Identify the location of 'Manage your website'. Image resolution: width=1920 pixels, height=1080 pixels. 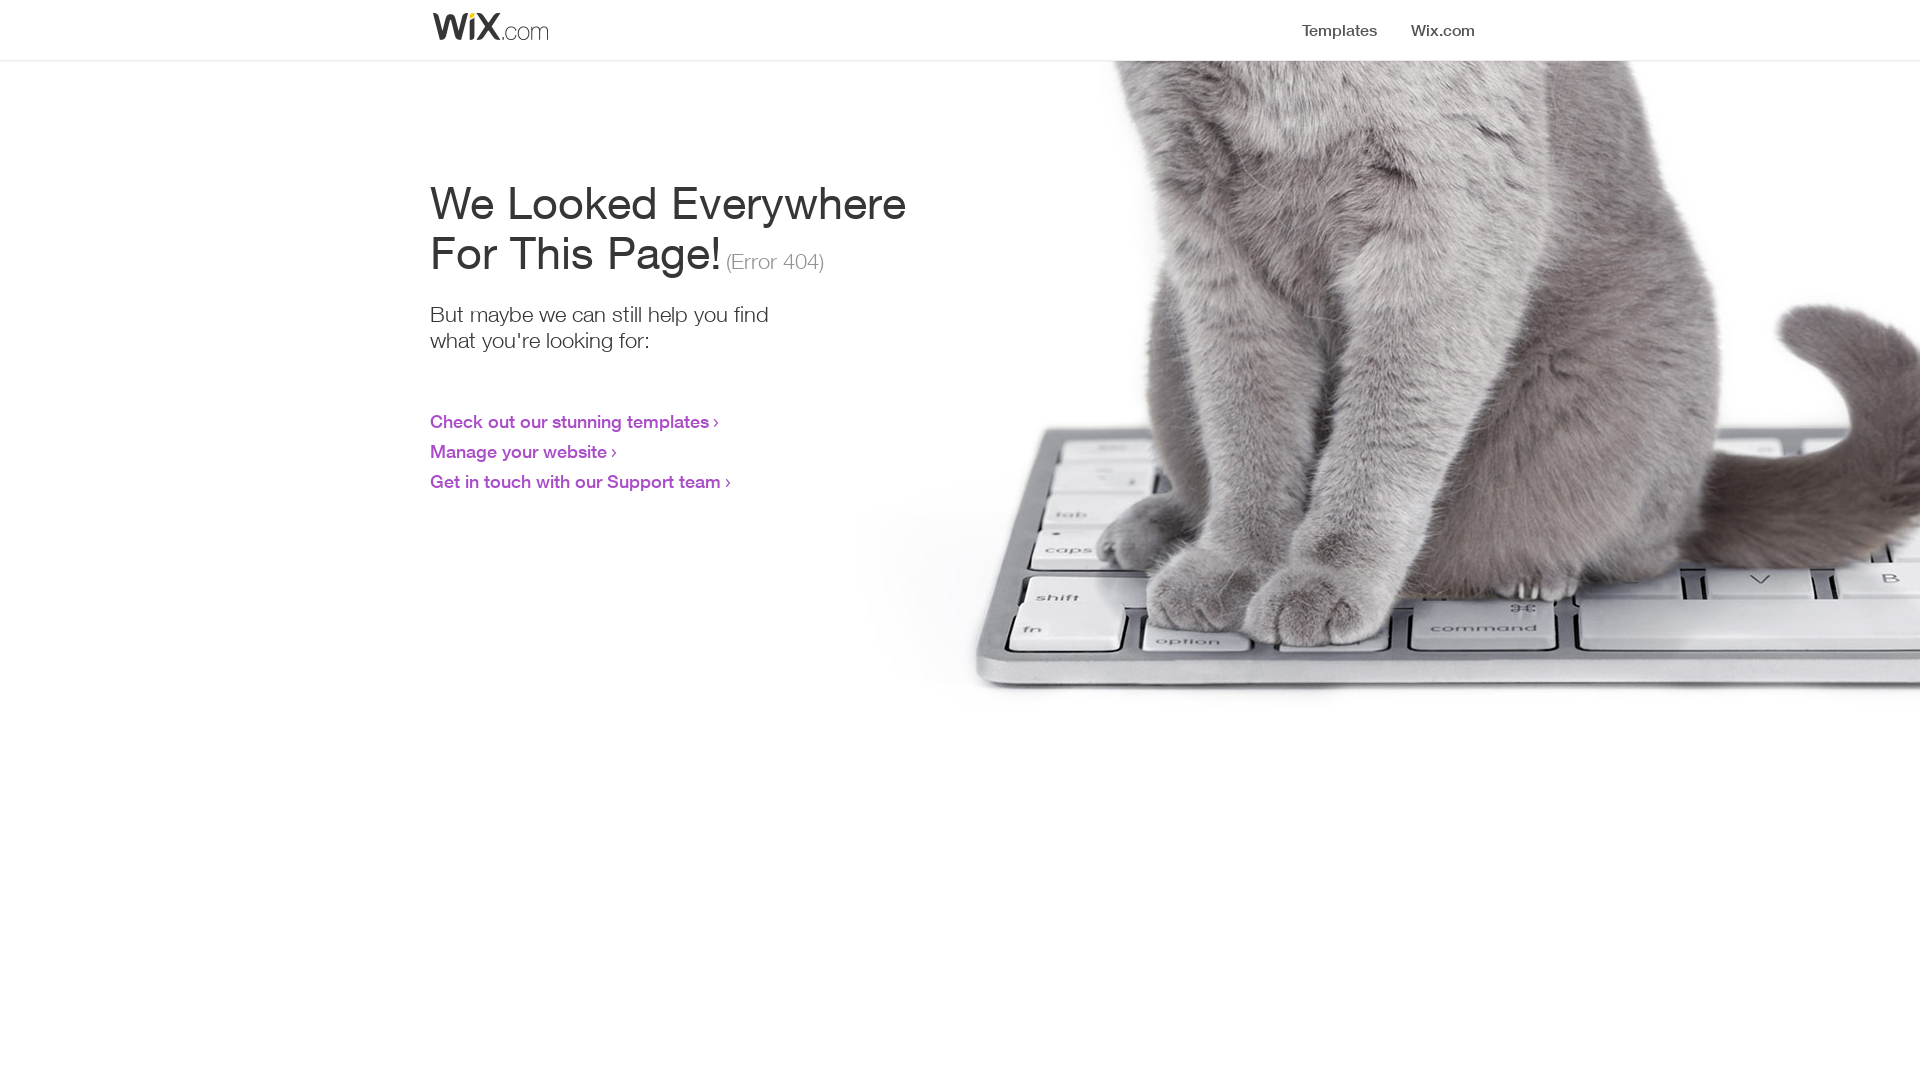
(518, 451).